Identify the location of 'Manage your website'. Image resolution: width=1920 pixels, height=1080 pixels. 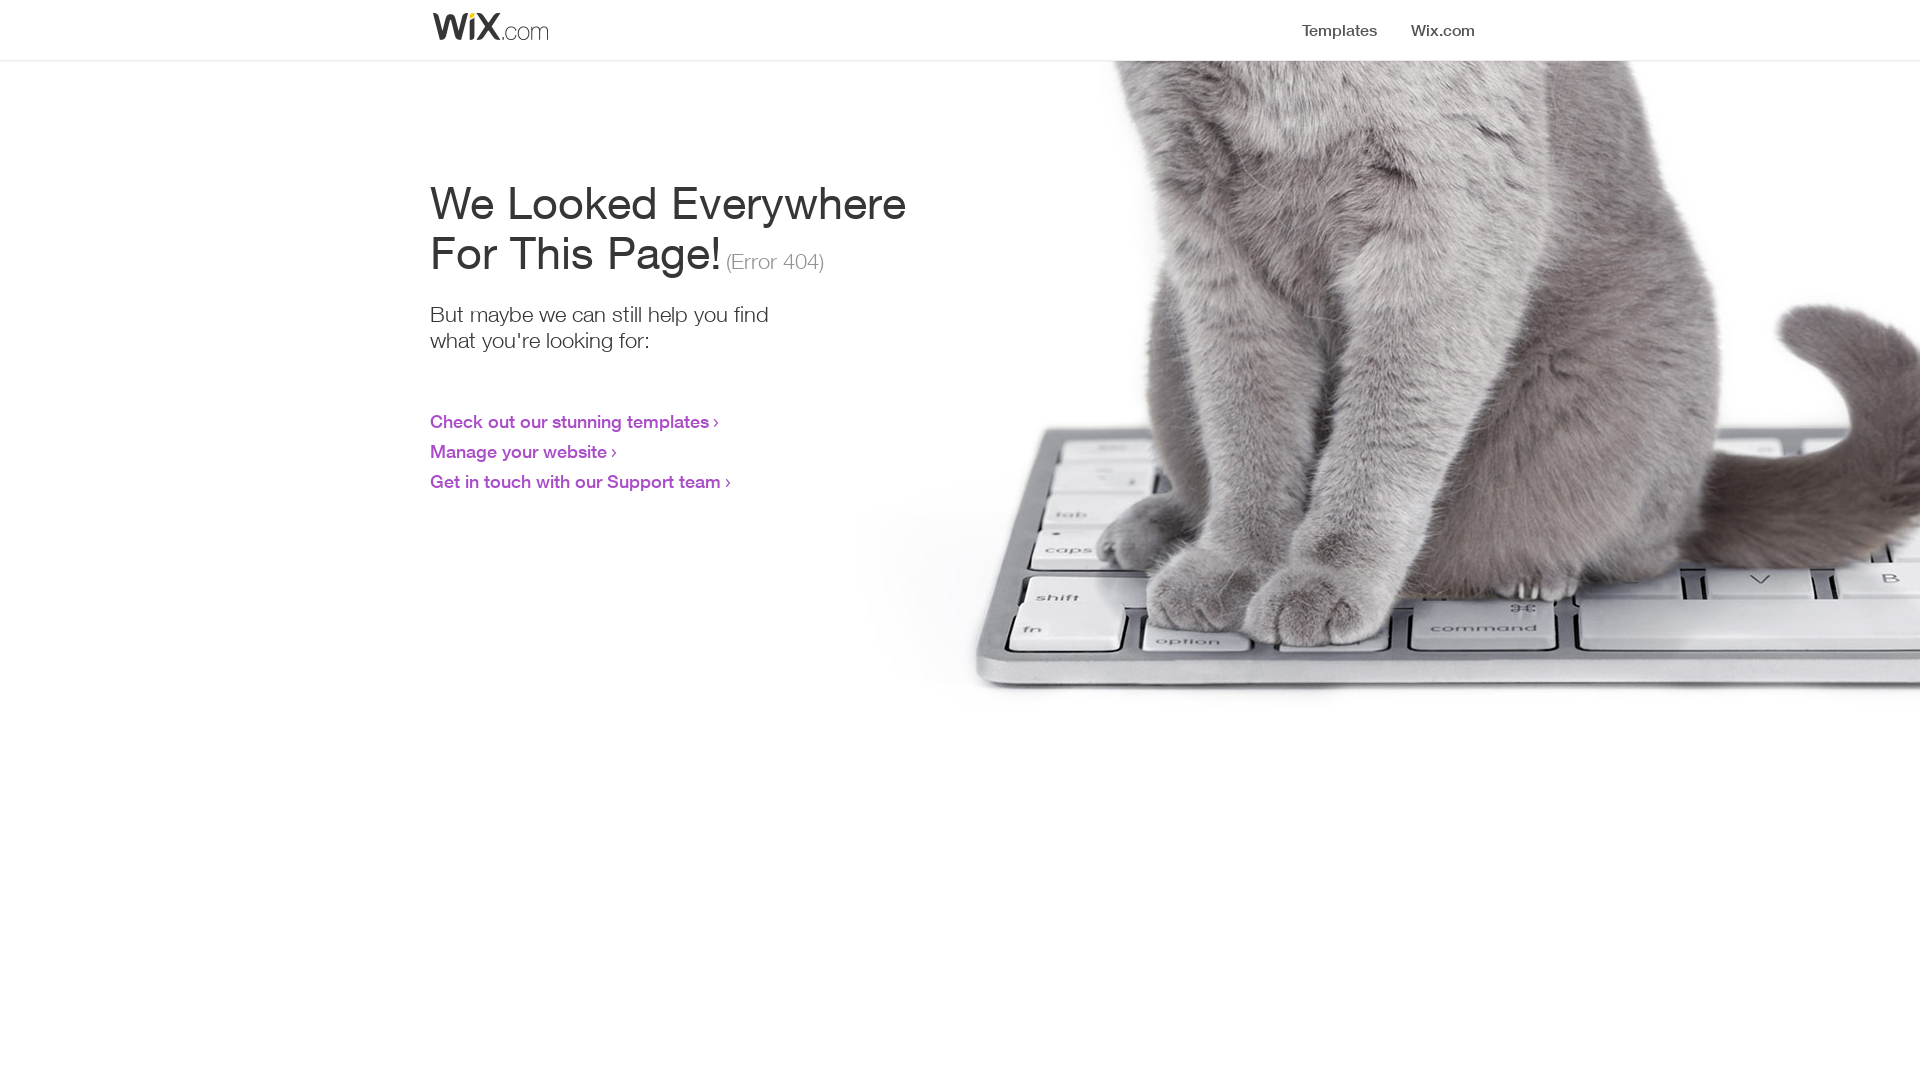
(518, 451).